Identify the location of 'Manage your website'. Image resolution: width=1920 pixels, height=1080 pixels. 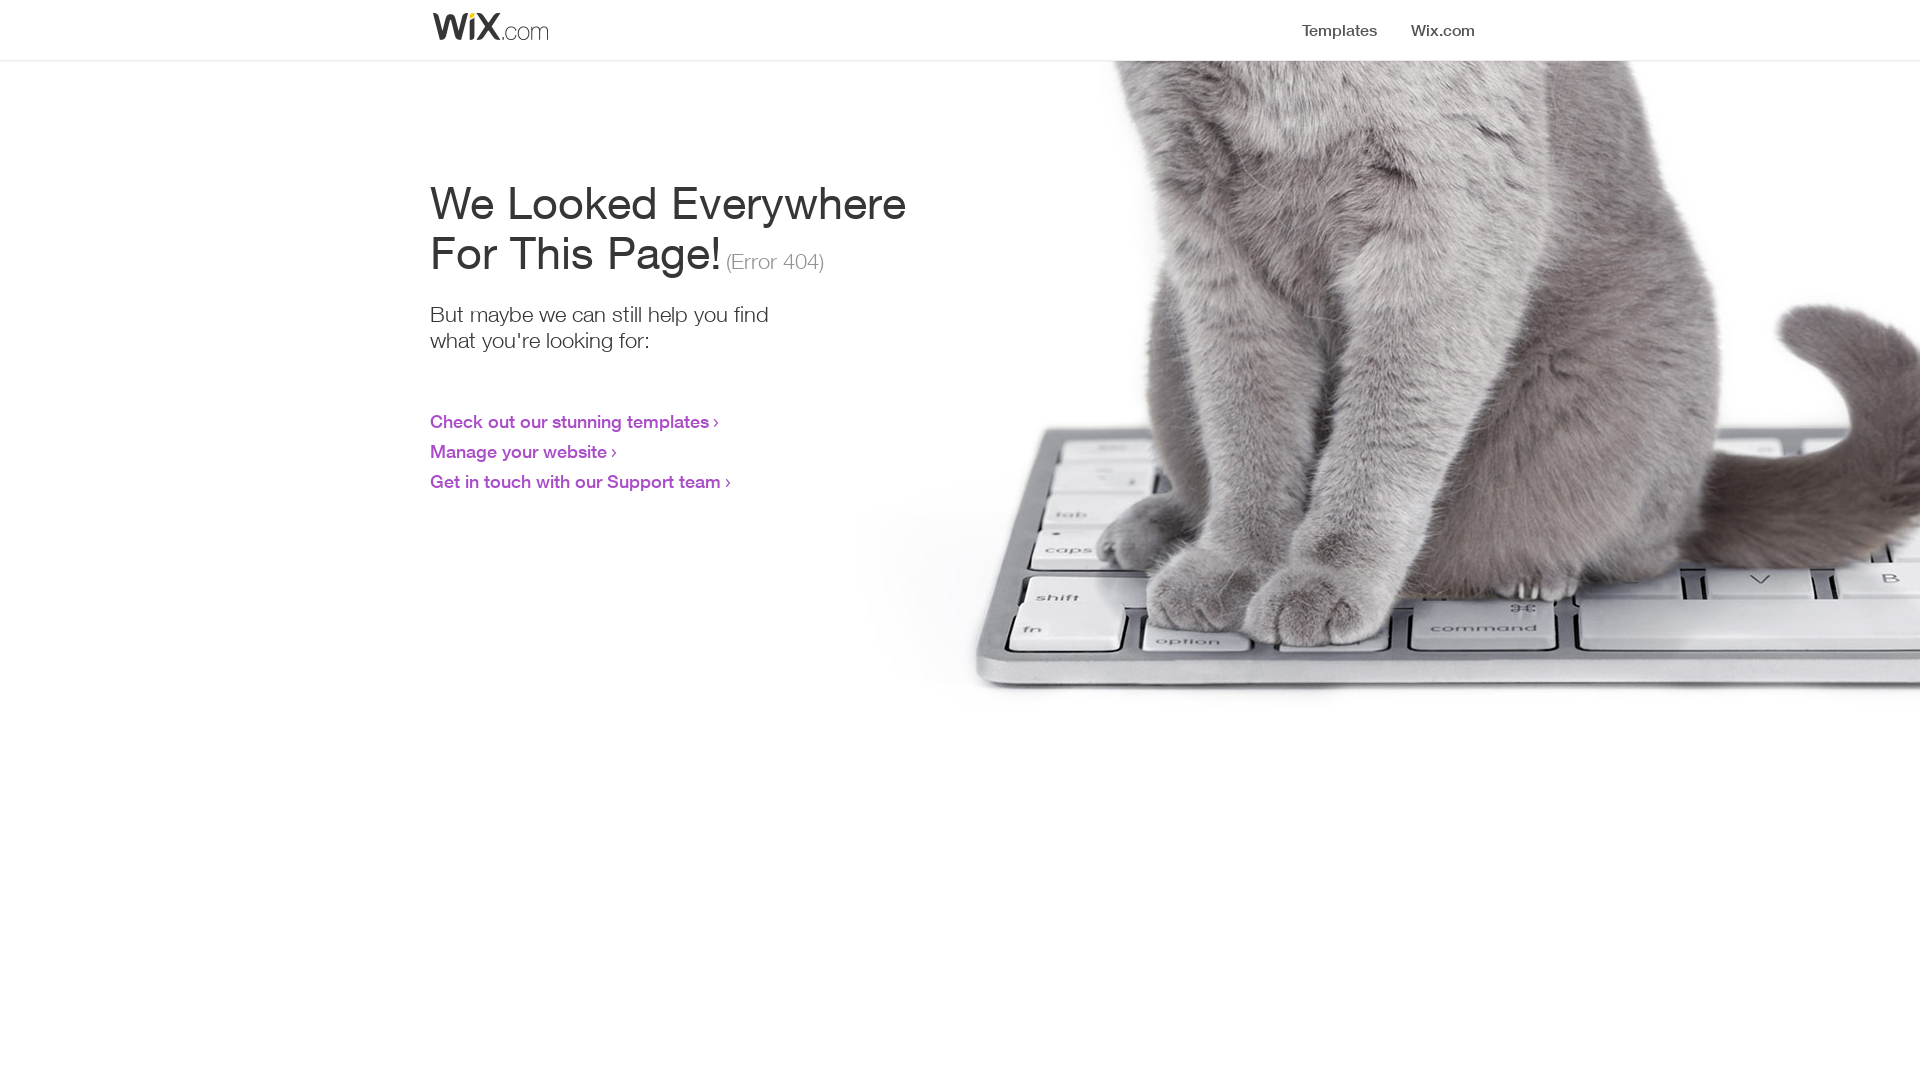
(518, 451).